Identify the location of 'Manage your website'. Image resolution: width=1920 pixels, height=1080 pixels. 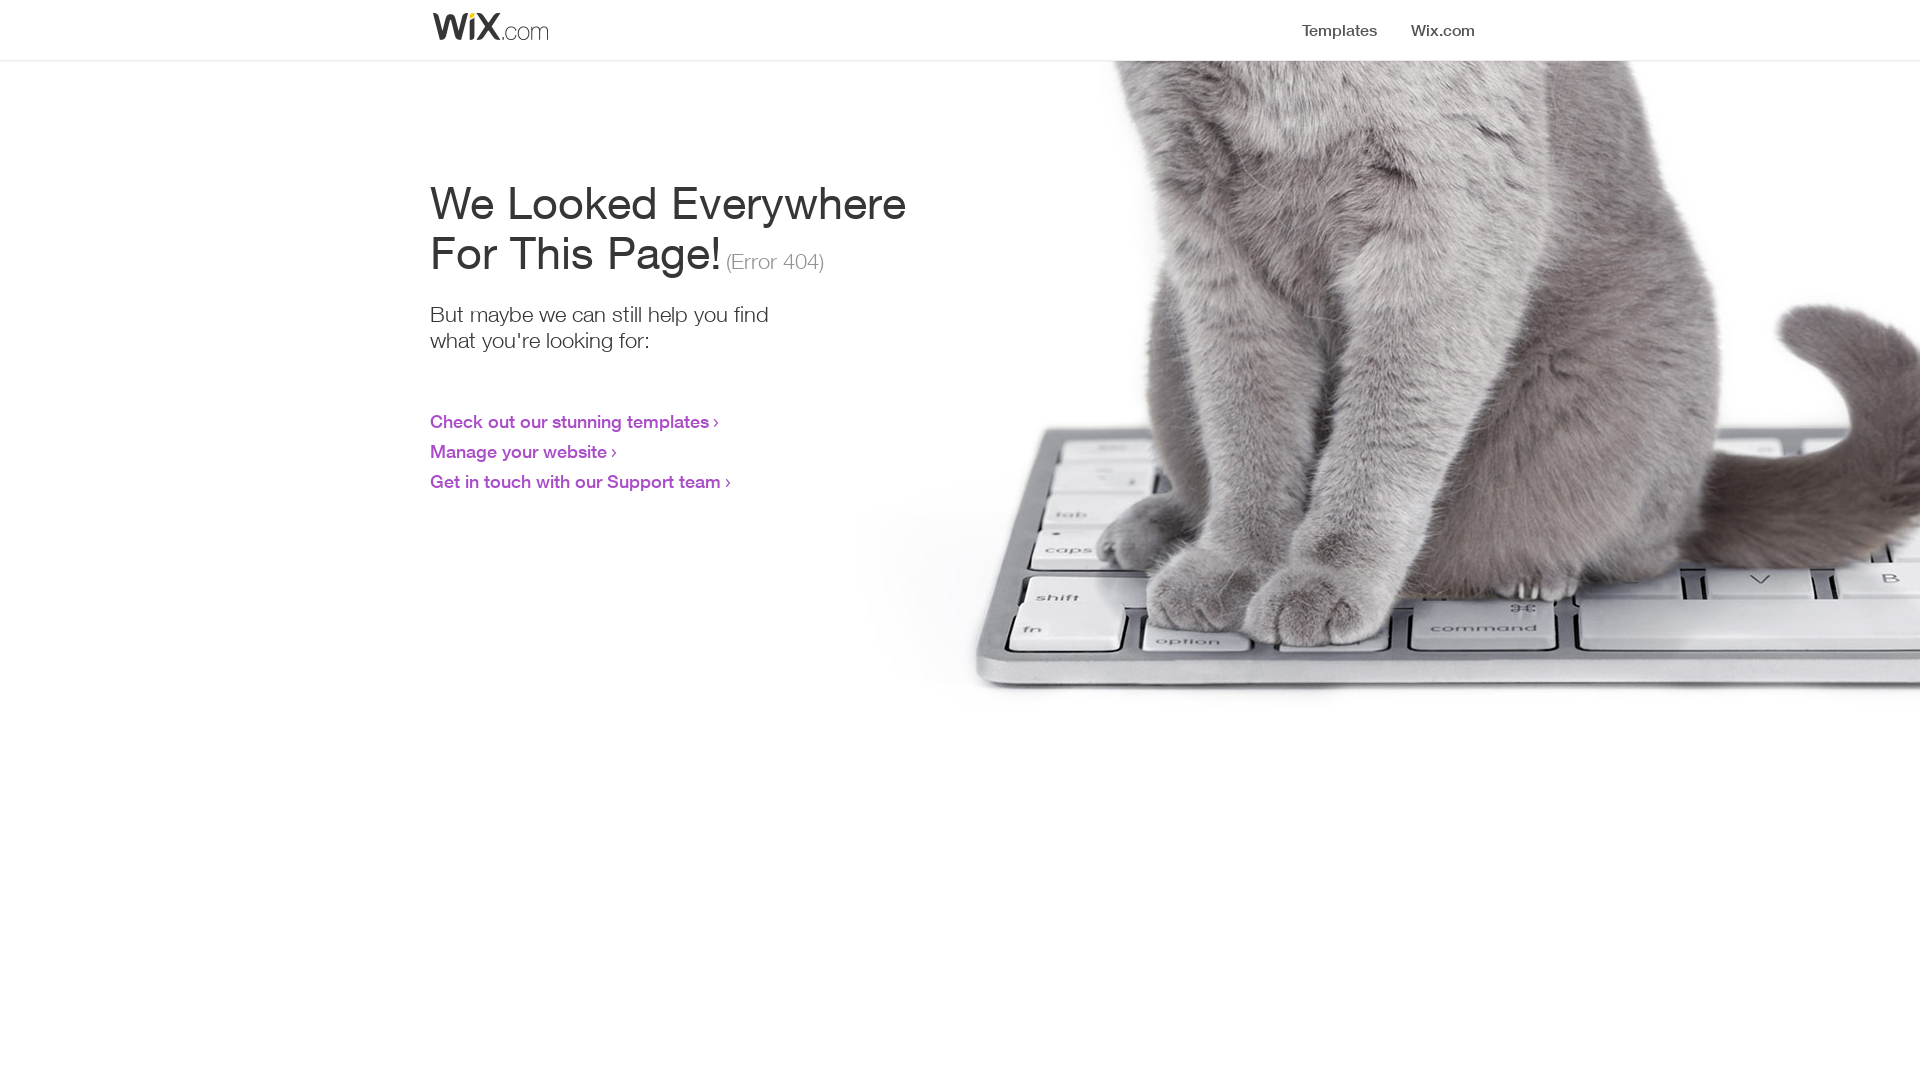
(518, 451).